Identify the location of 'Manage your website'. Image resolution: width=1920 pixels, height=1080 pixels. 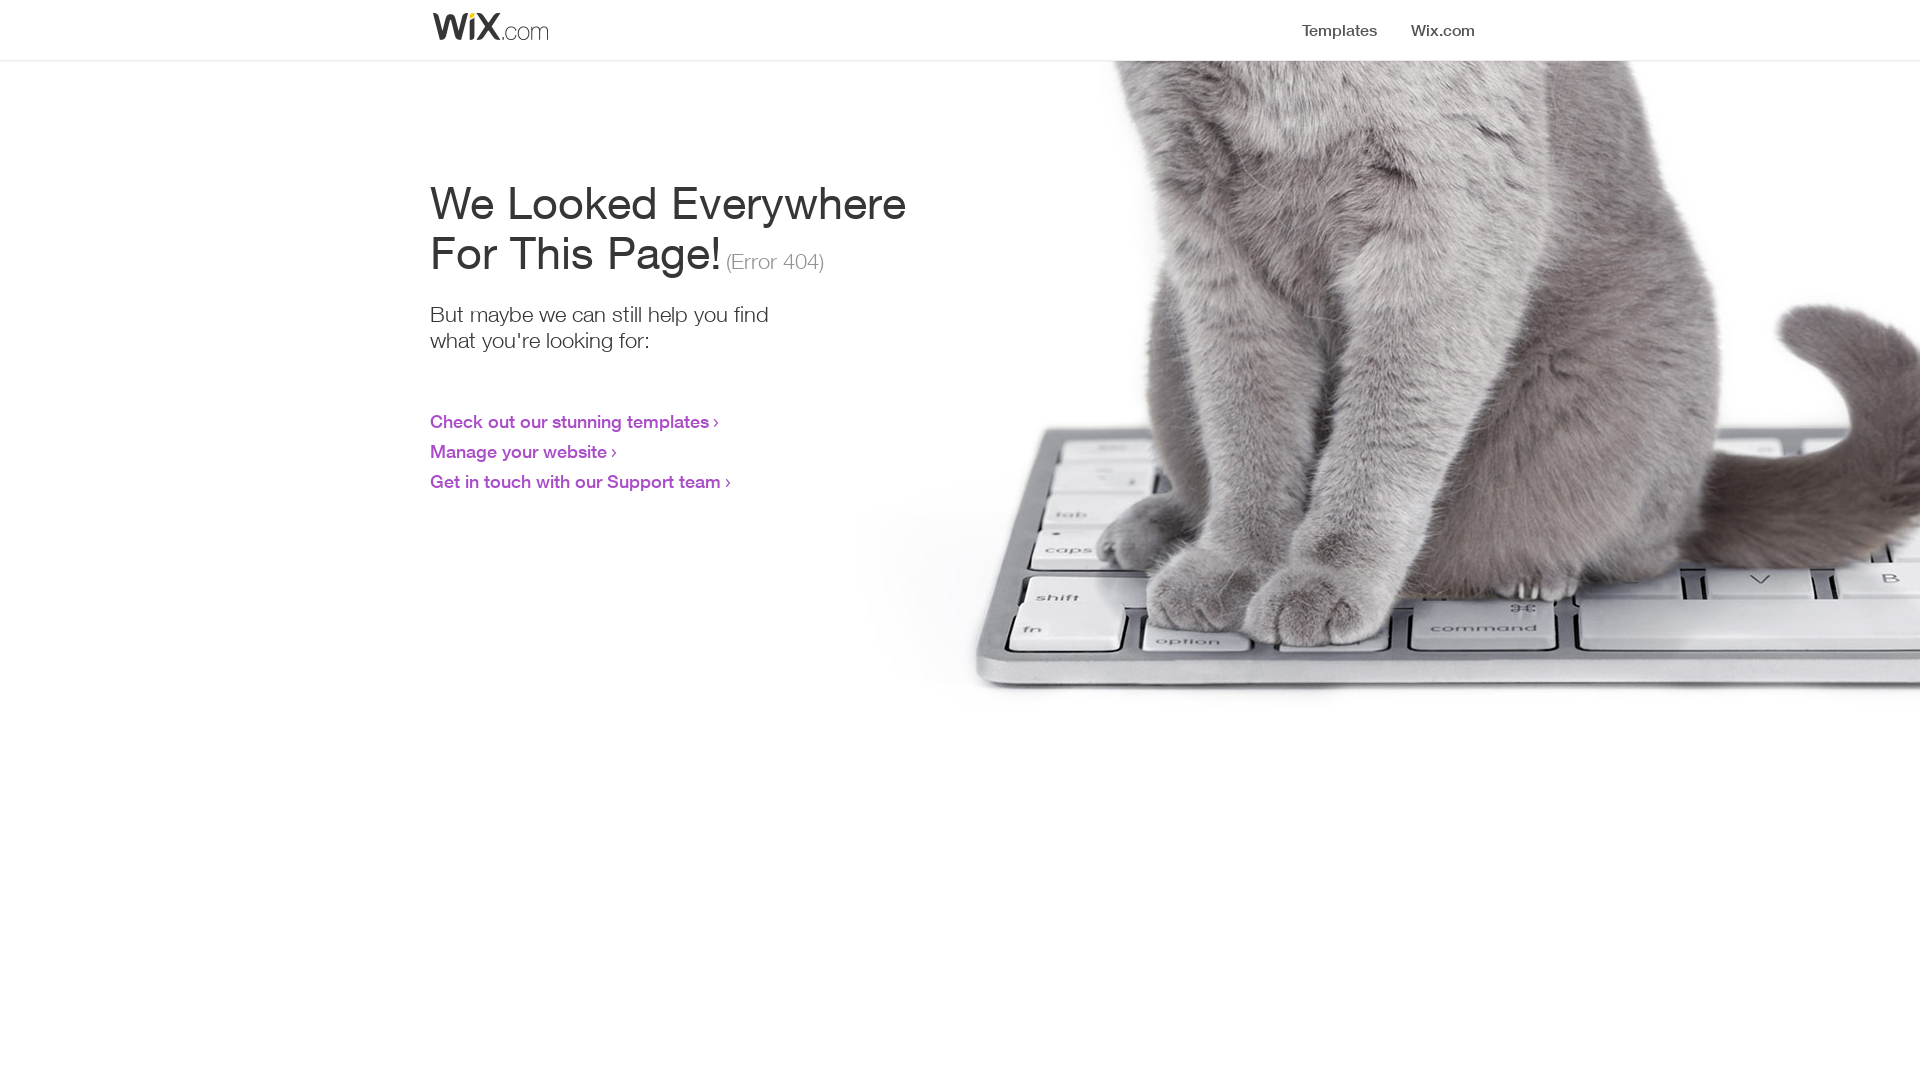
(518, 451).